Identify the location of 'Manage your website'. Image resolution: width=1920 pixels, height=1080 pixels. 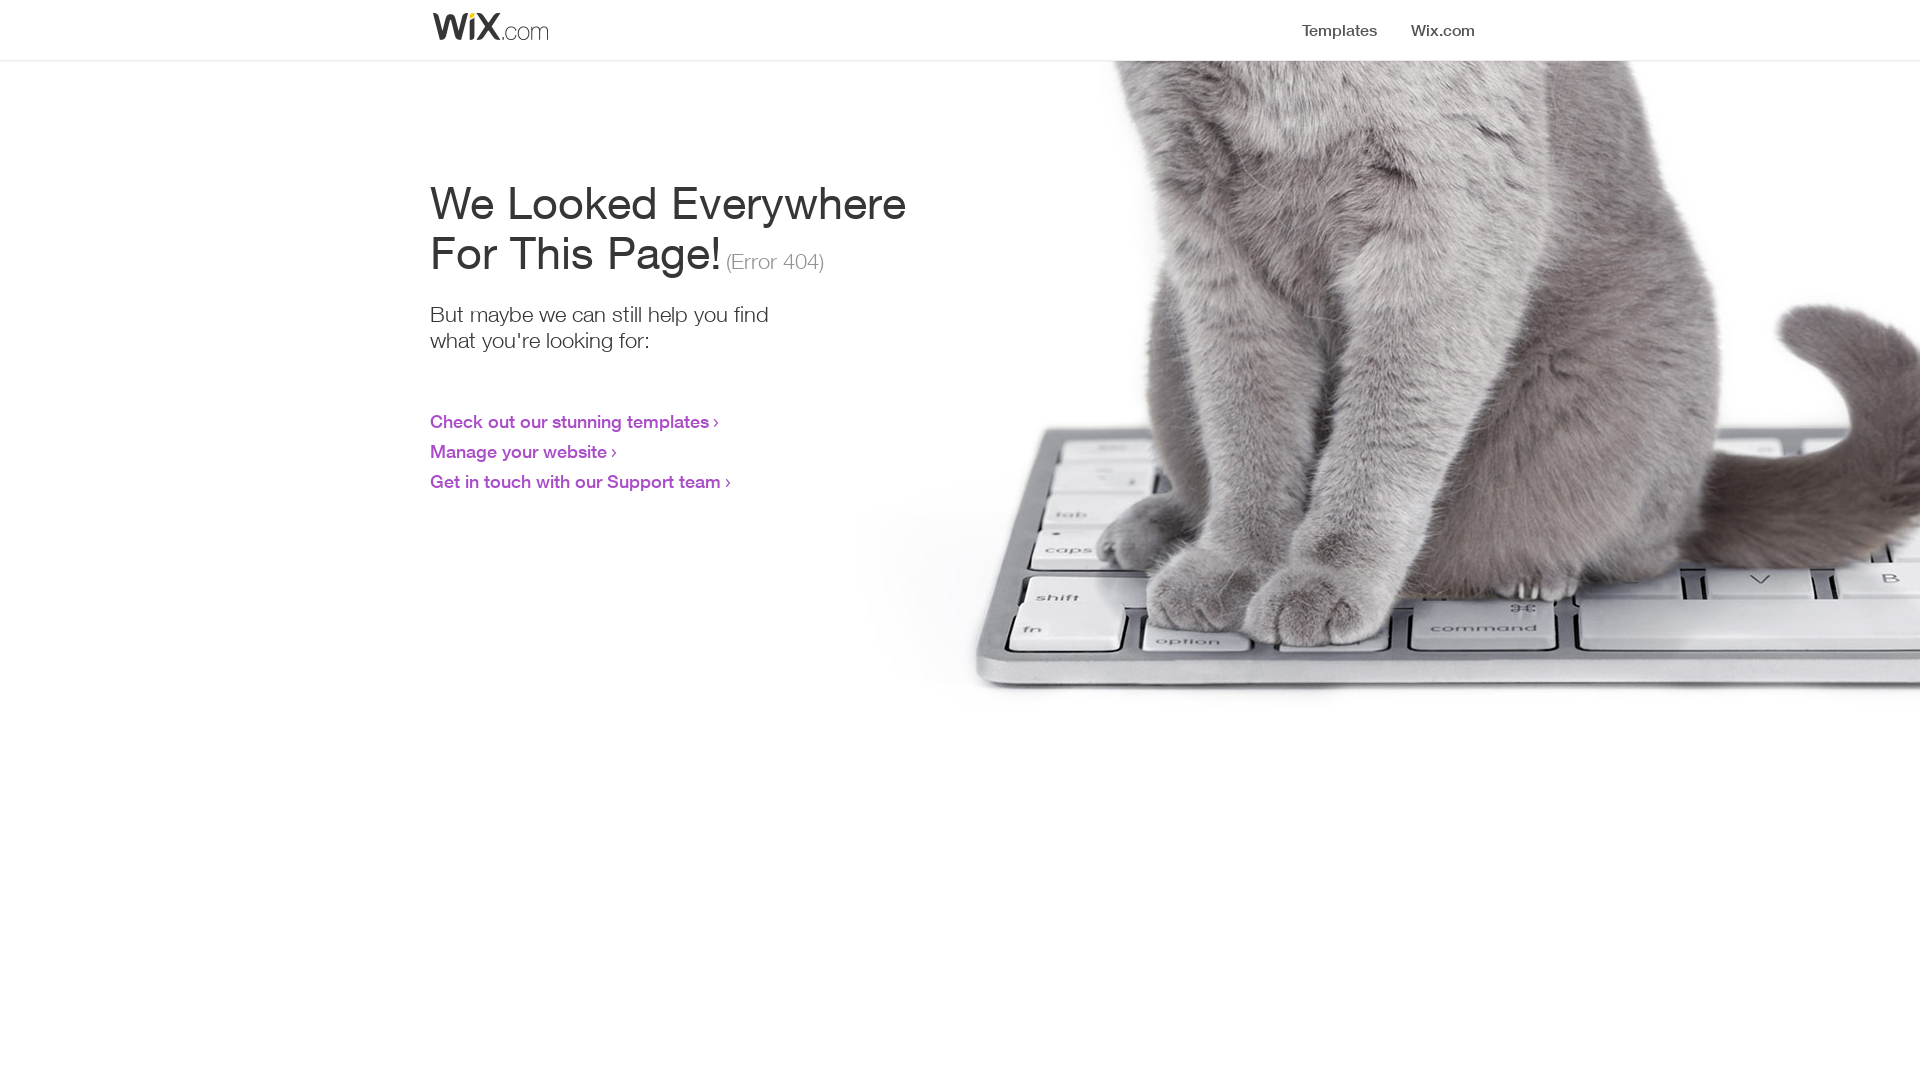
(518, 451).